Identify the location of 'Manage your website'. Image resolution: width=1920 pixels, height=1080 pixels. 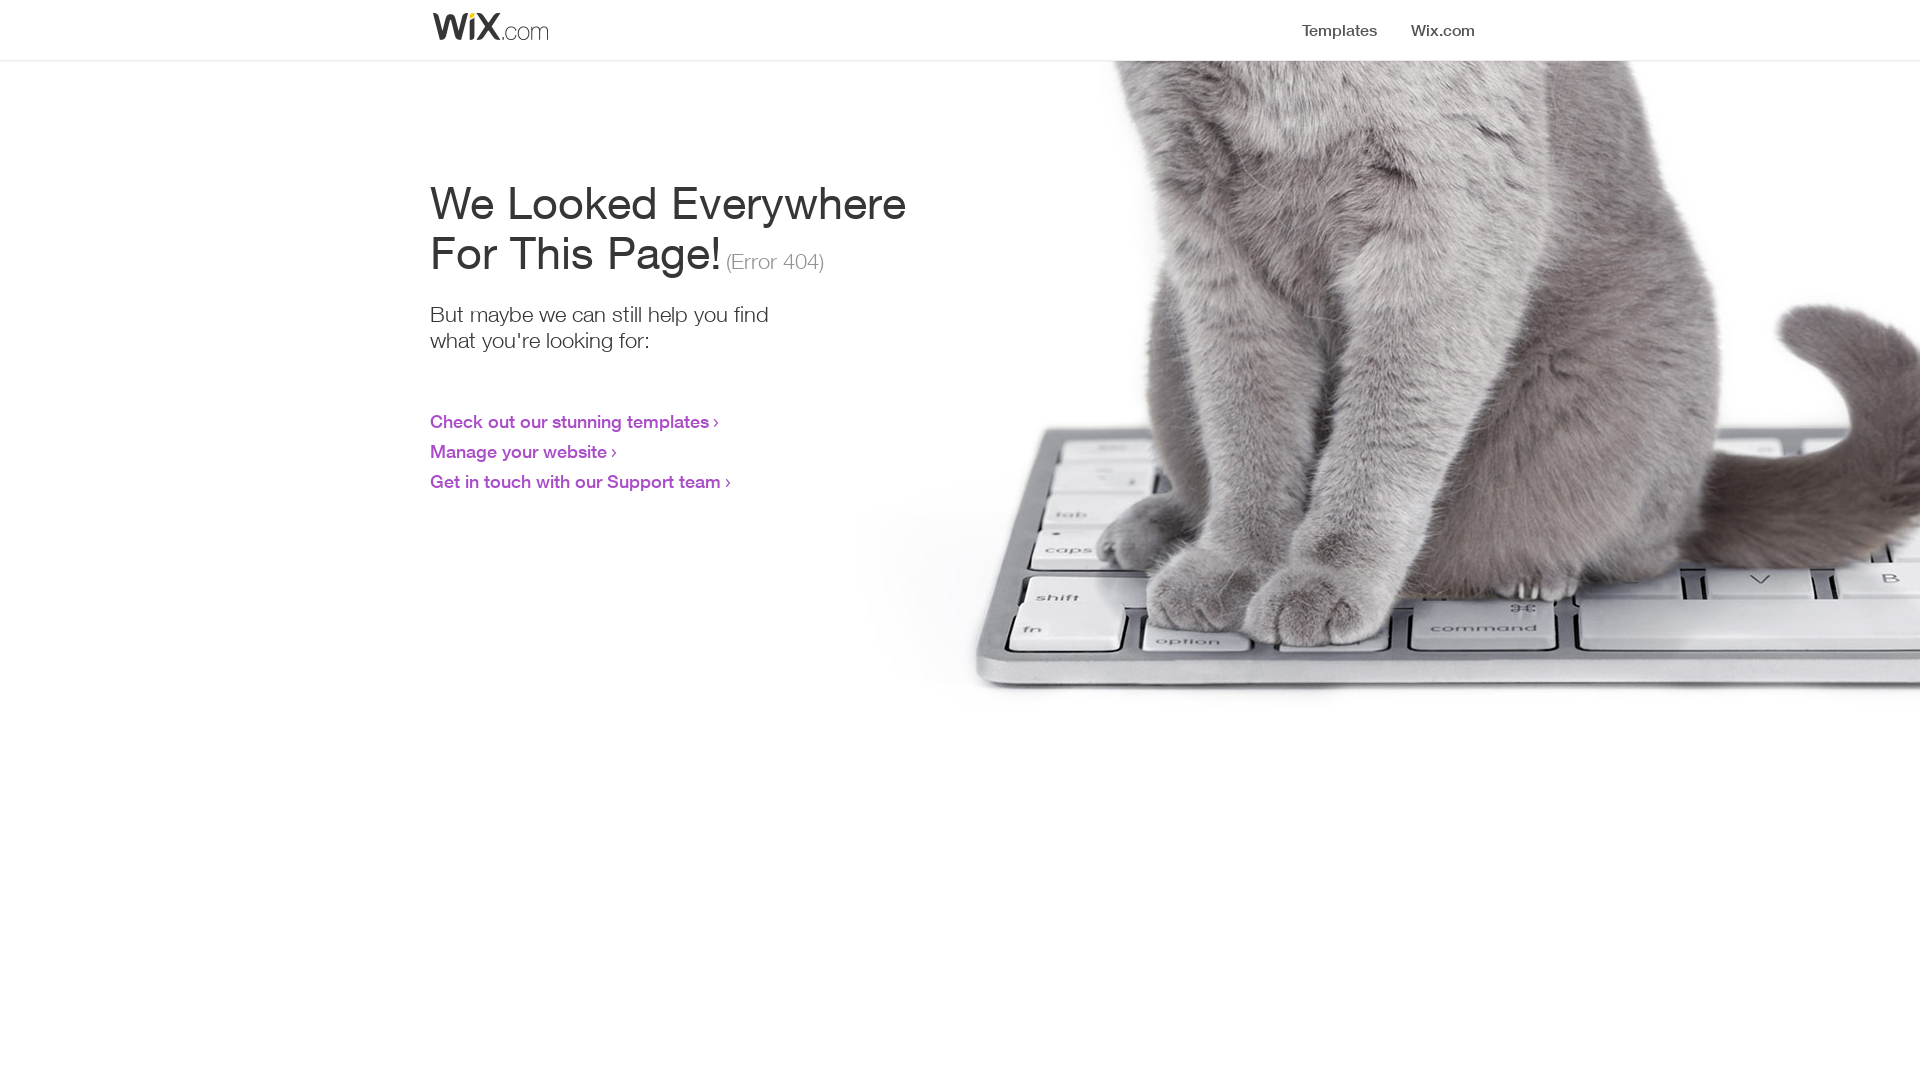
(518, 451).